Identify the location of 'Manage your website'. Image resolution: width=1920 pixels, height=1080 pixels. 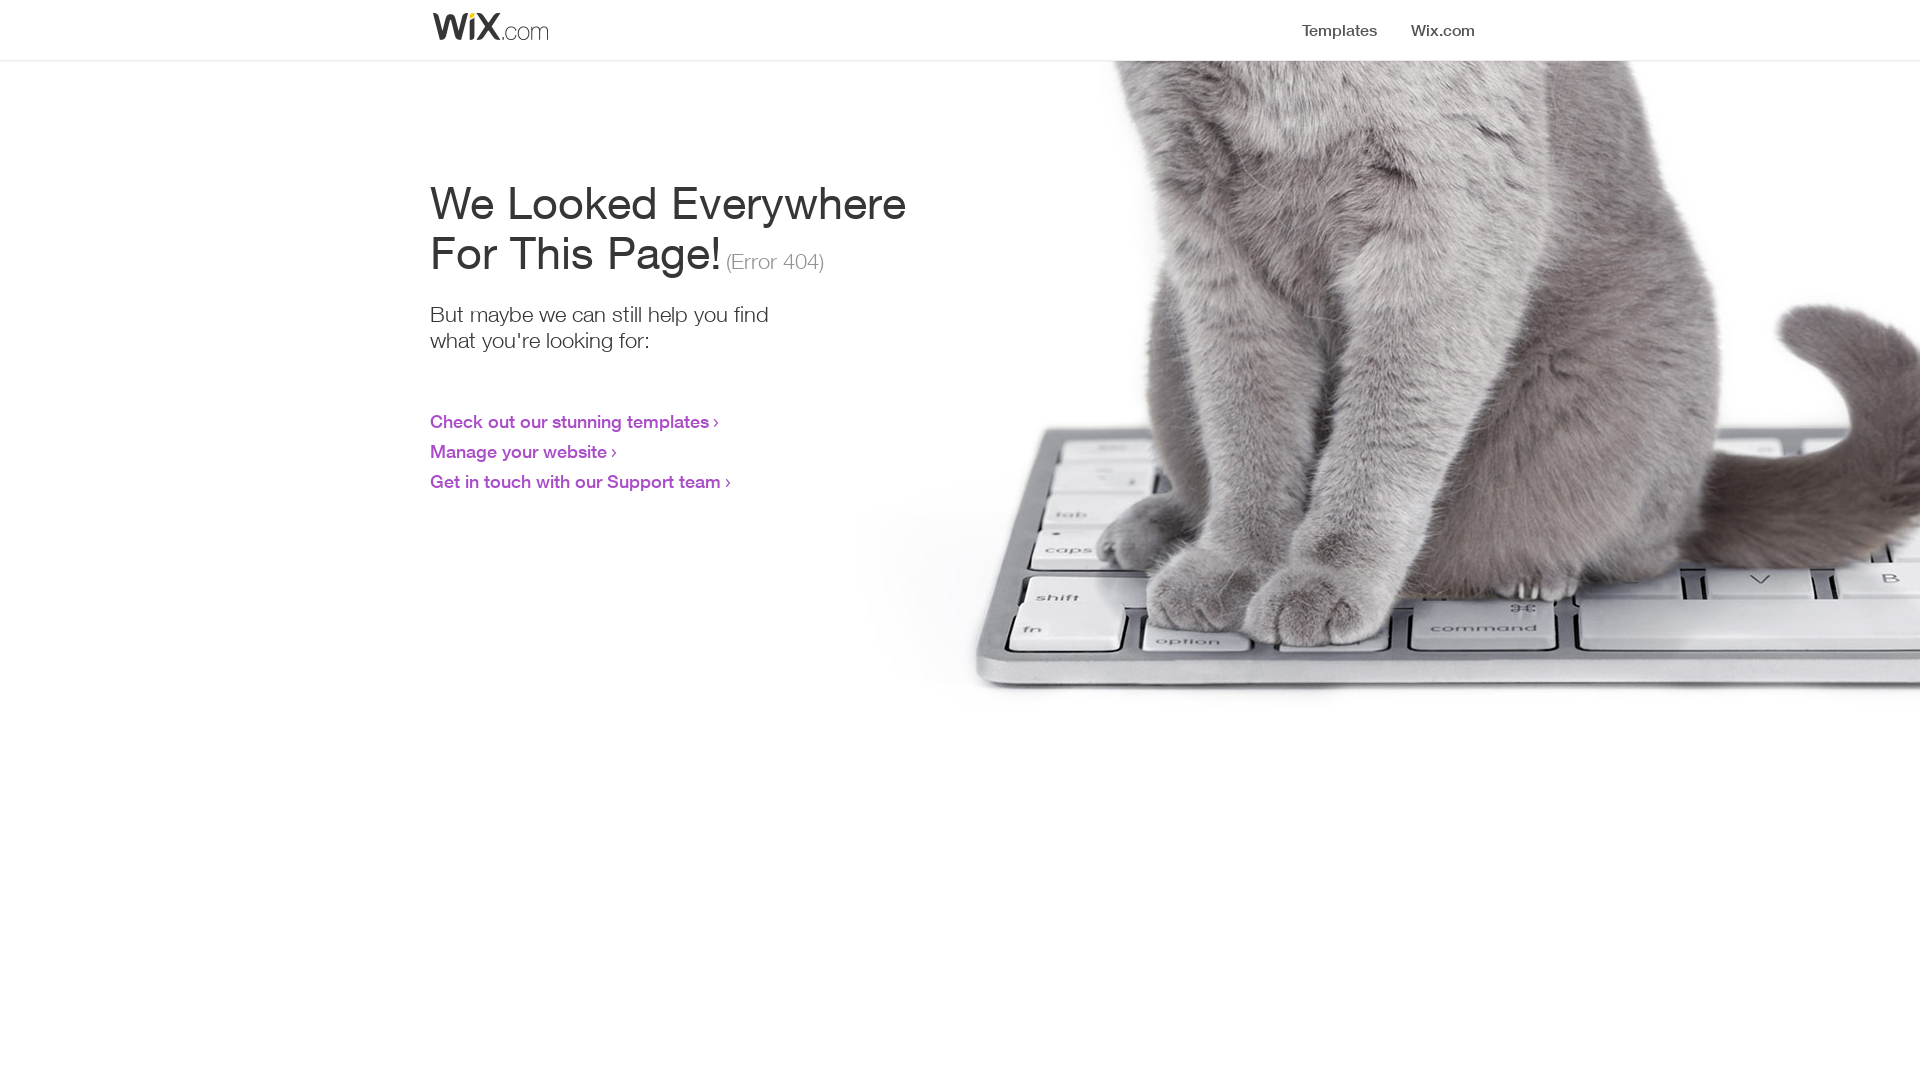
(518, 451).